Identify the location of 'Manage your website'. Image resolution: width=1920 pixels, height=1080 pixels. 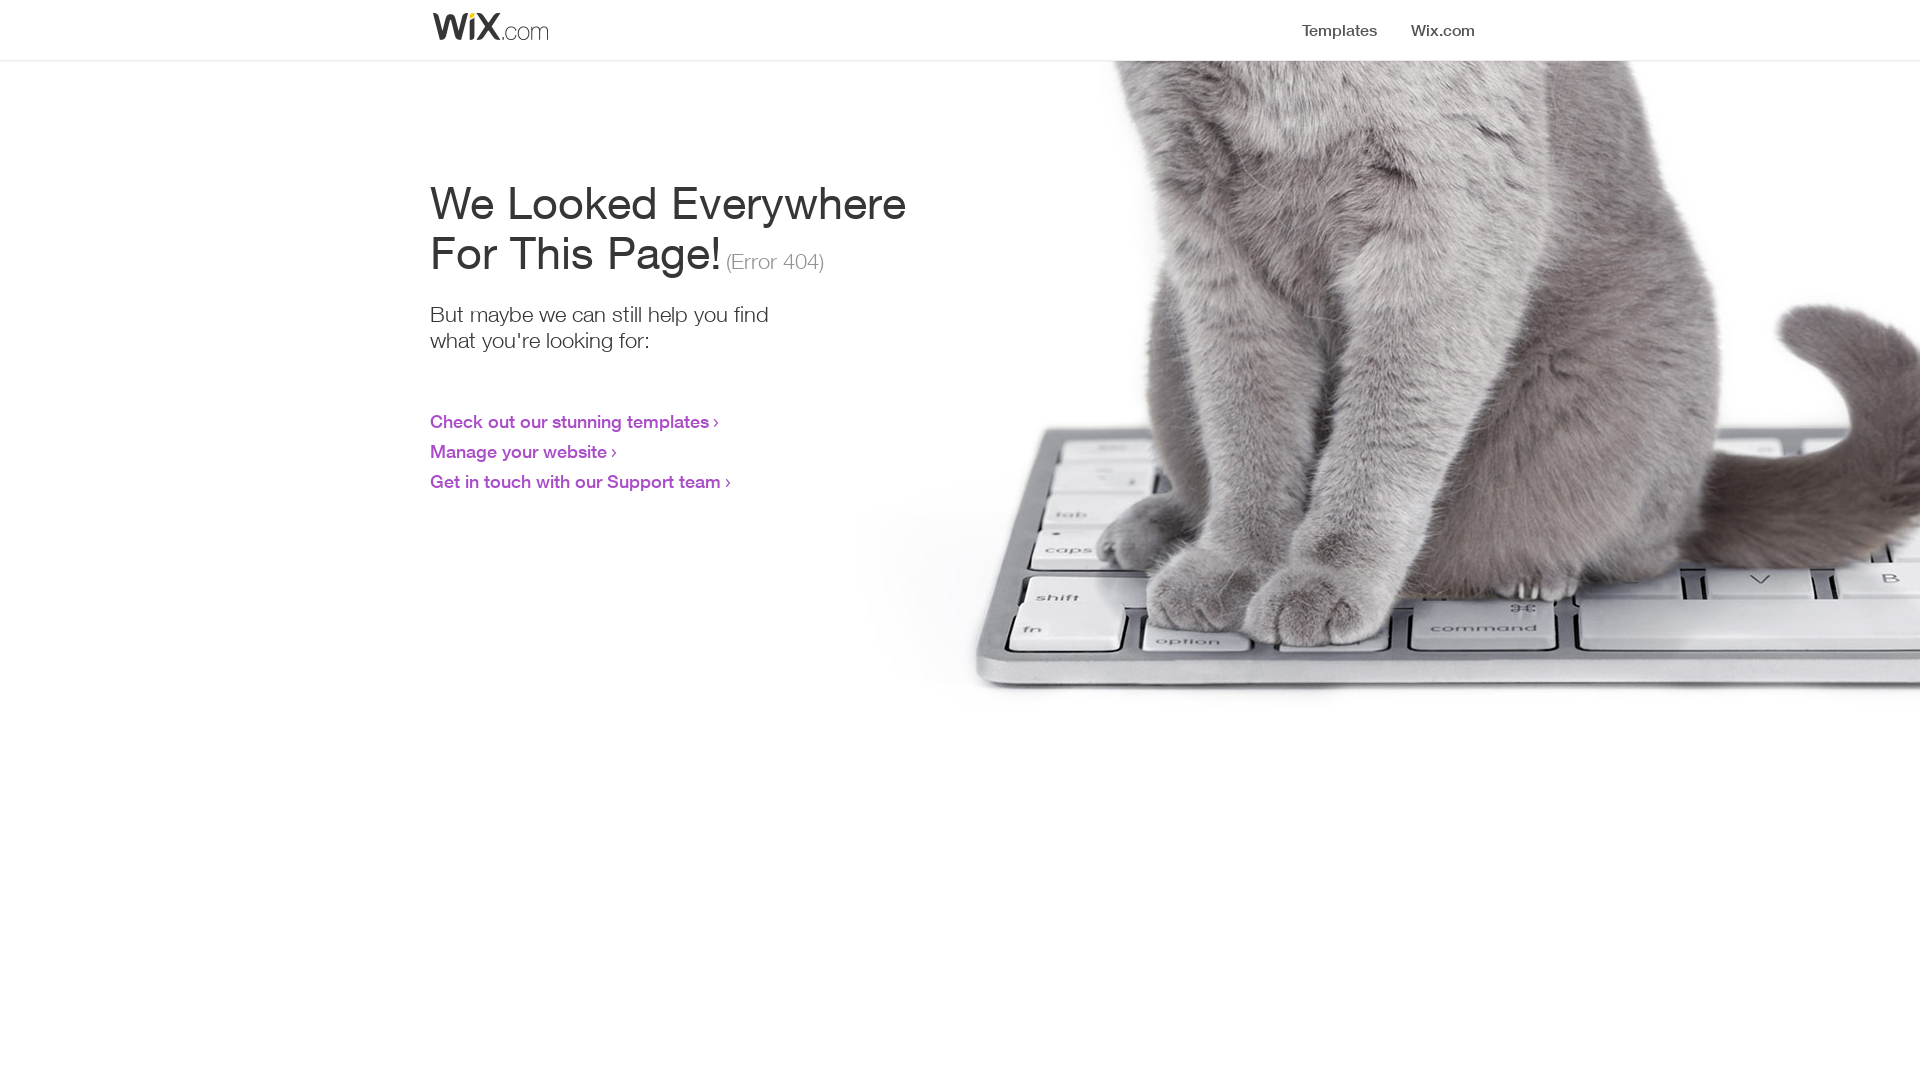
(518, 451).